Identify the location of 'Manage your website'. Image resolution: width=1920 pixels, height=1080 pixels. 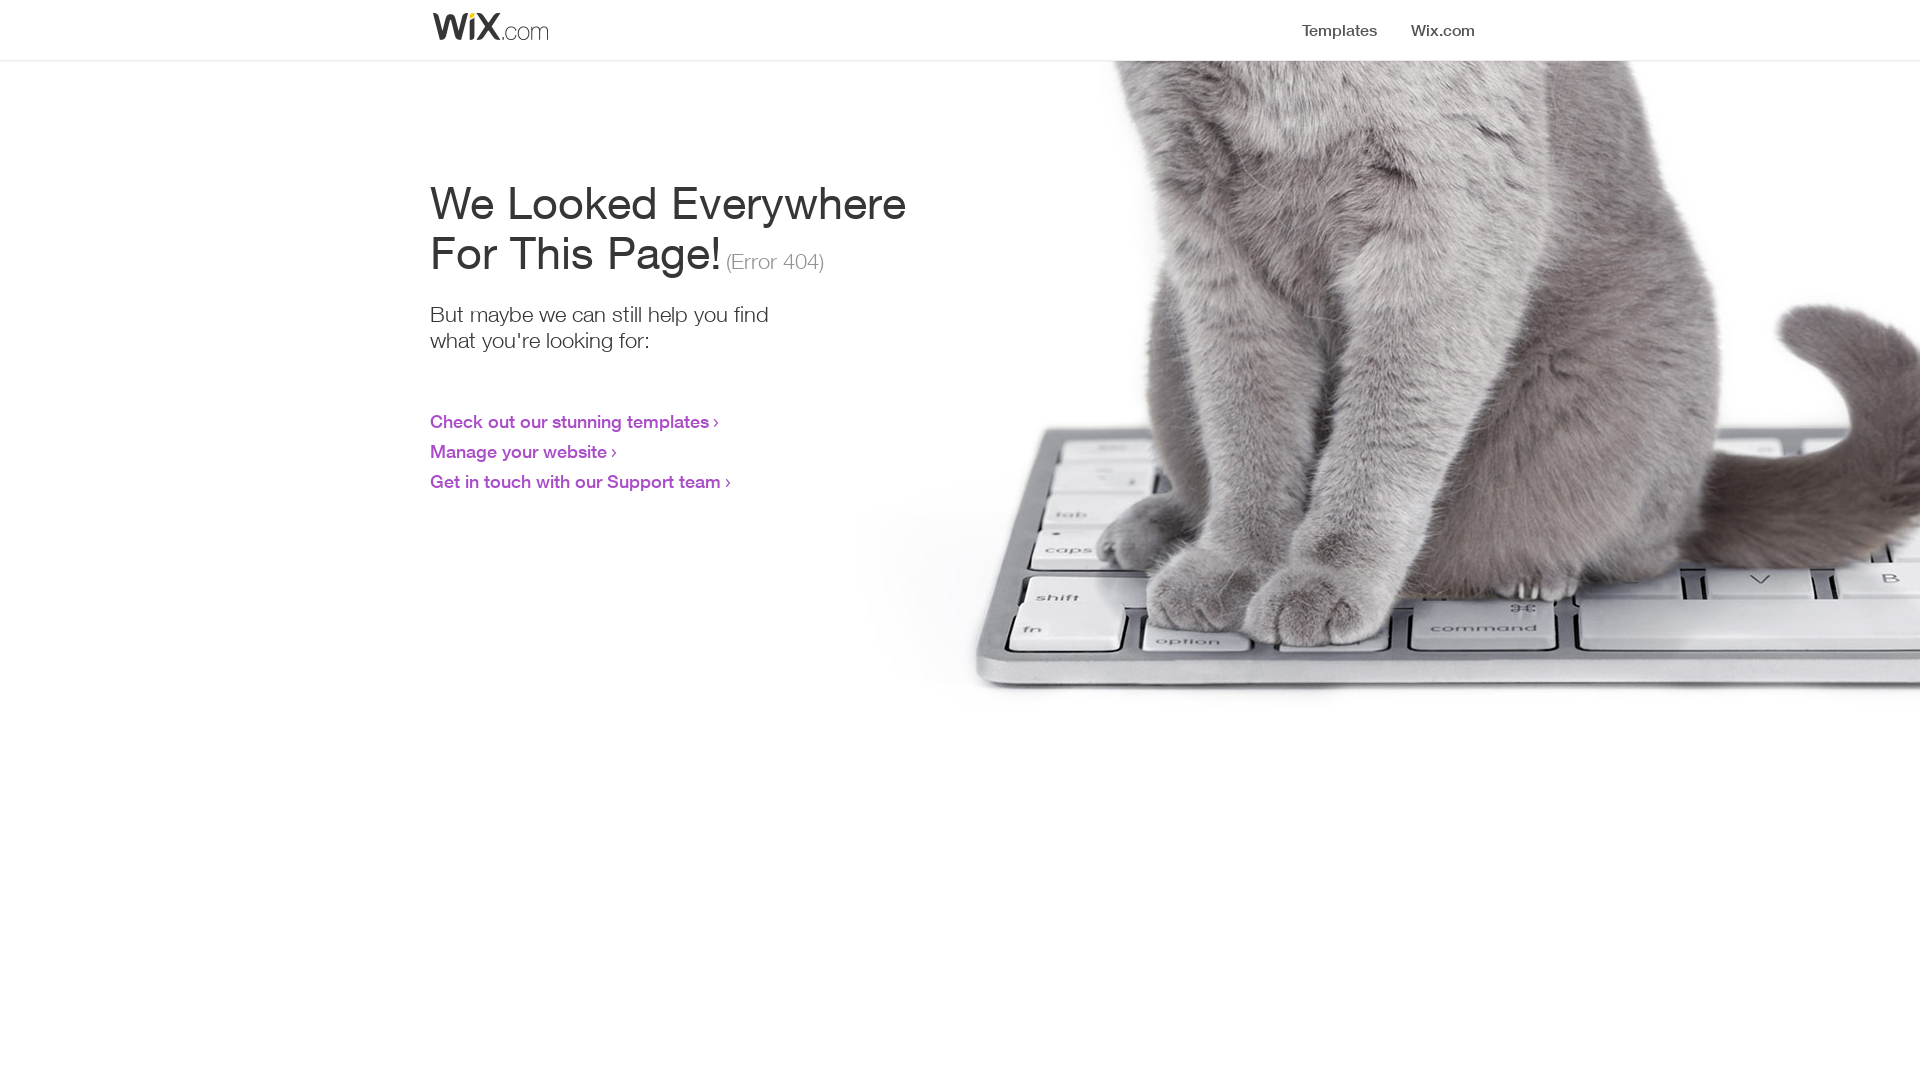
(518, 451).